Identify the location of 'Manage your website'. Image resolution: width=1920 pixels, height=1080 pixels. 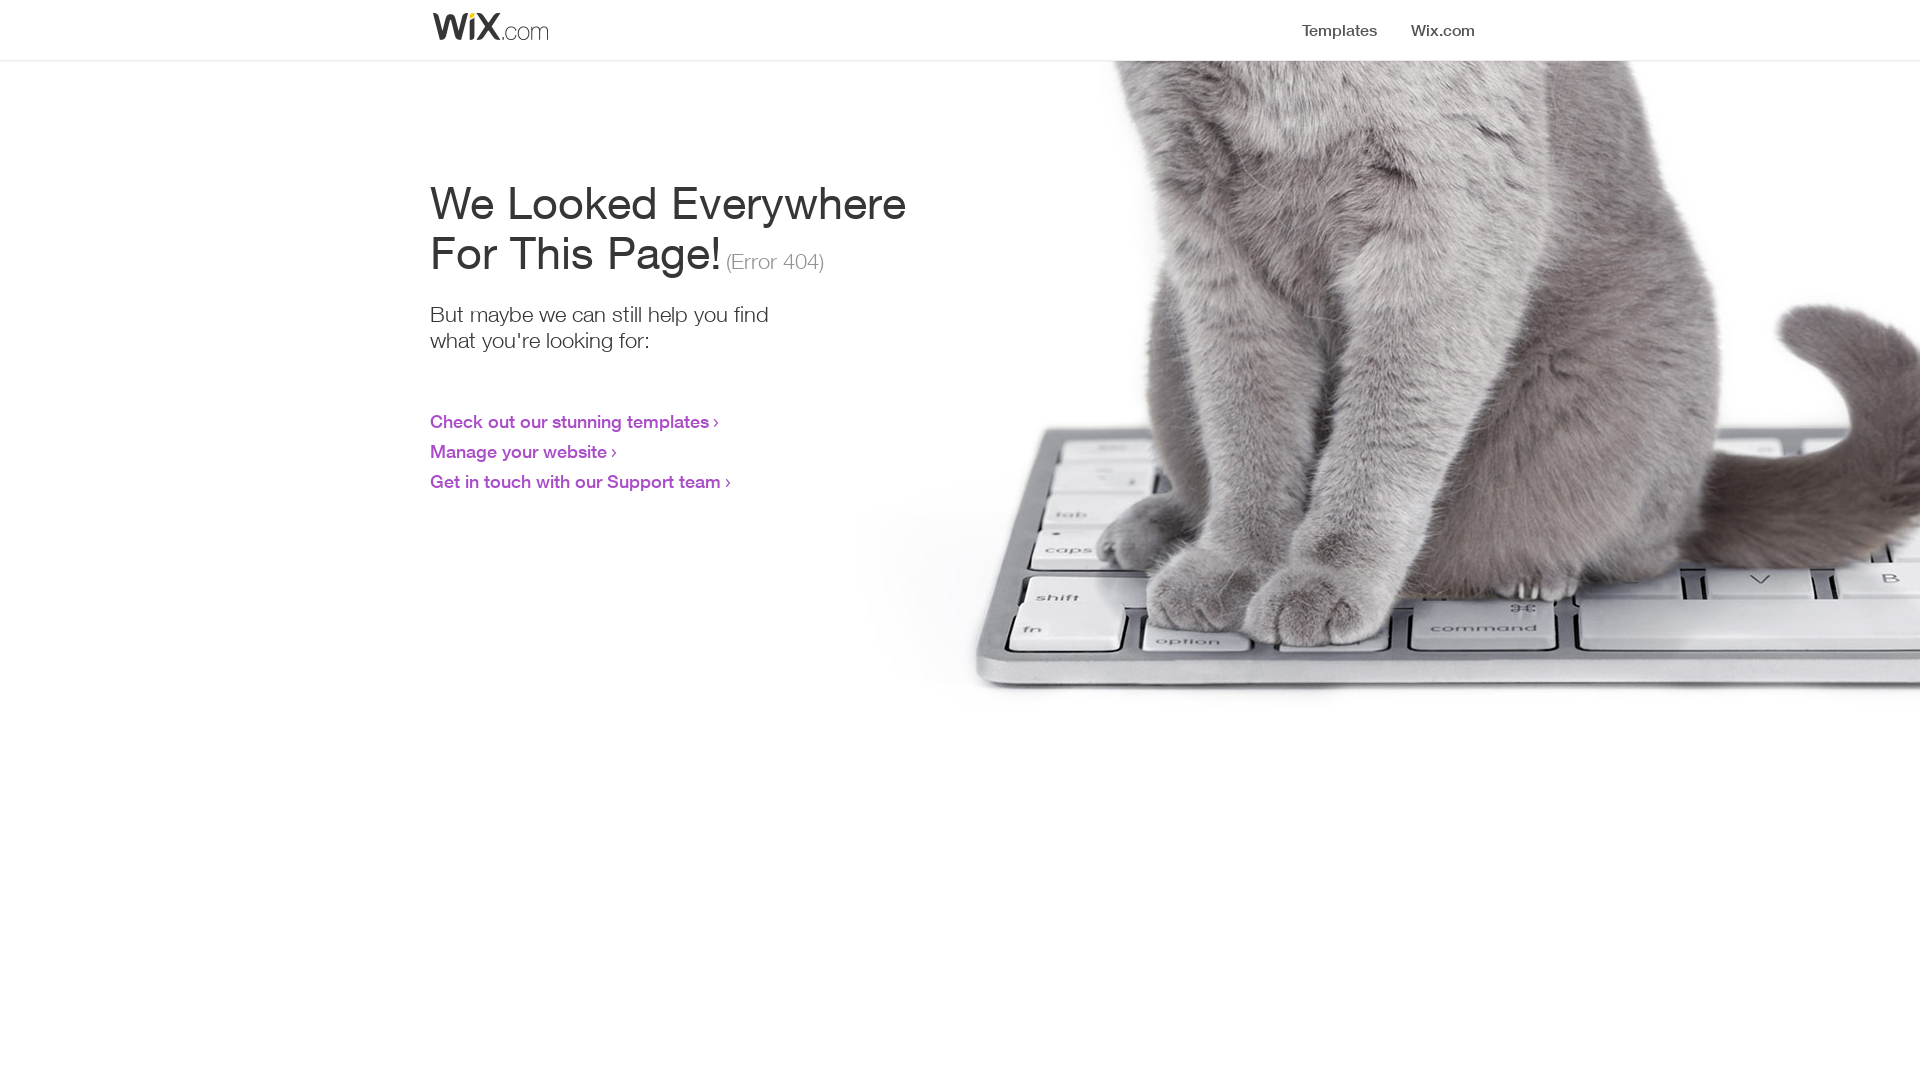
(518, 451).